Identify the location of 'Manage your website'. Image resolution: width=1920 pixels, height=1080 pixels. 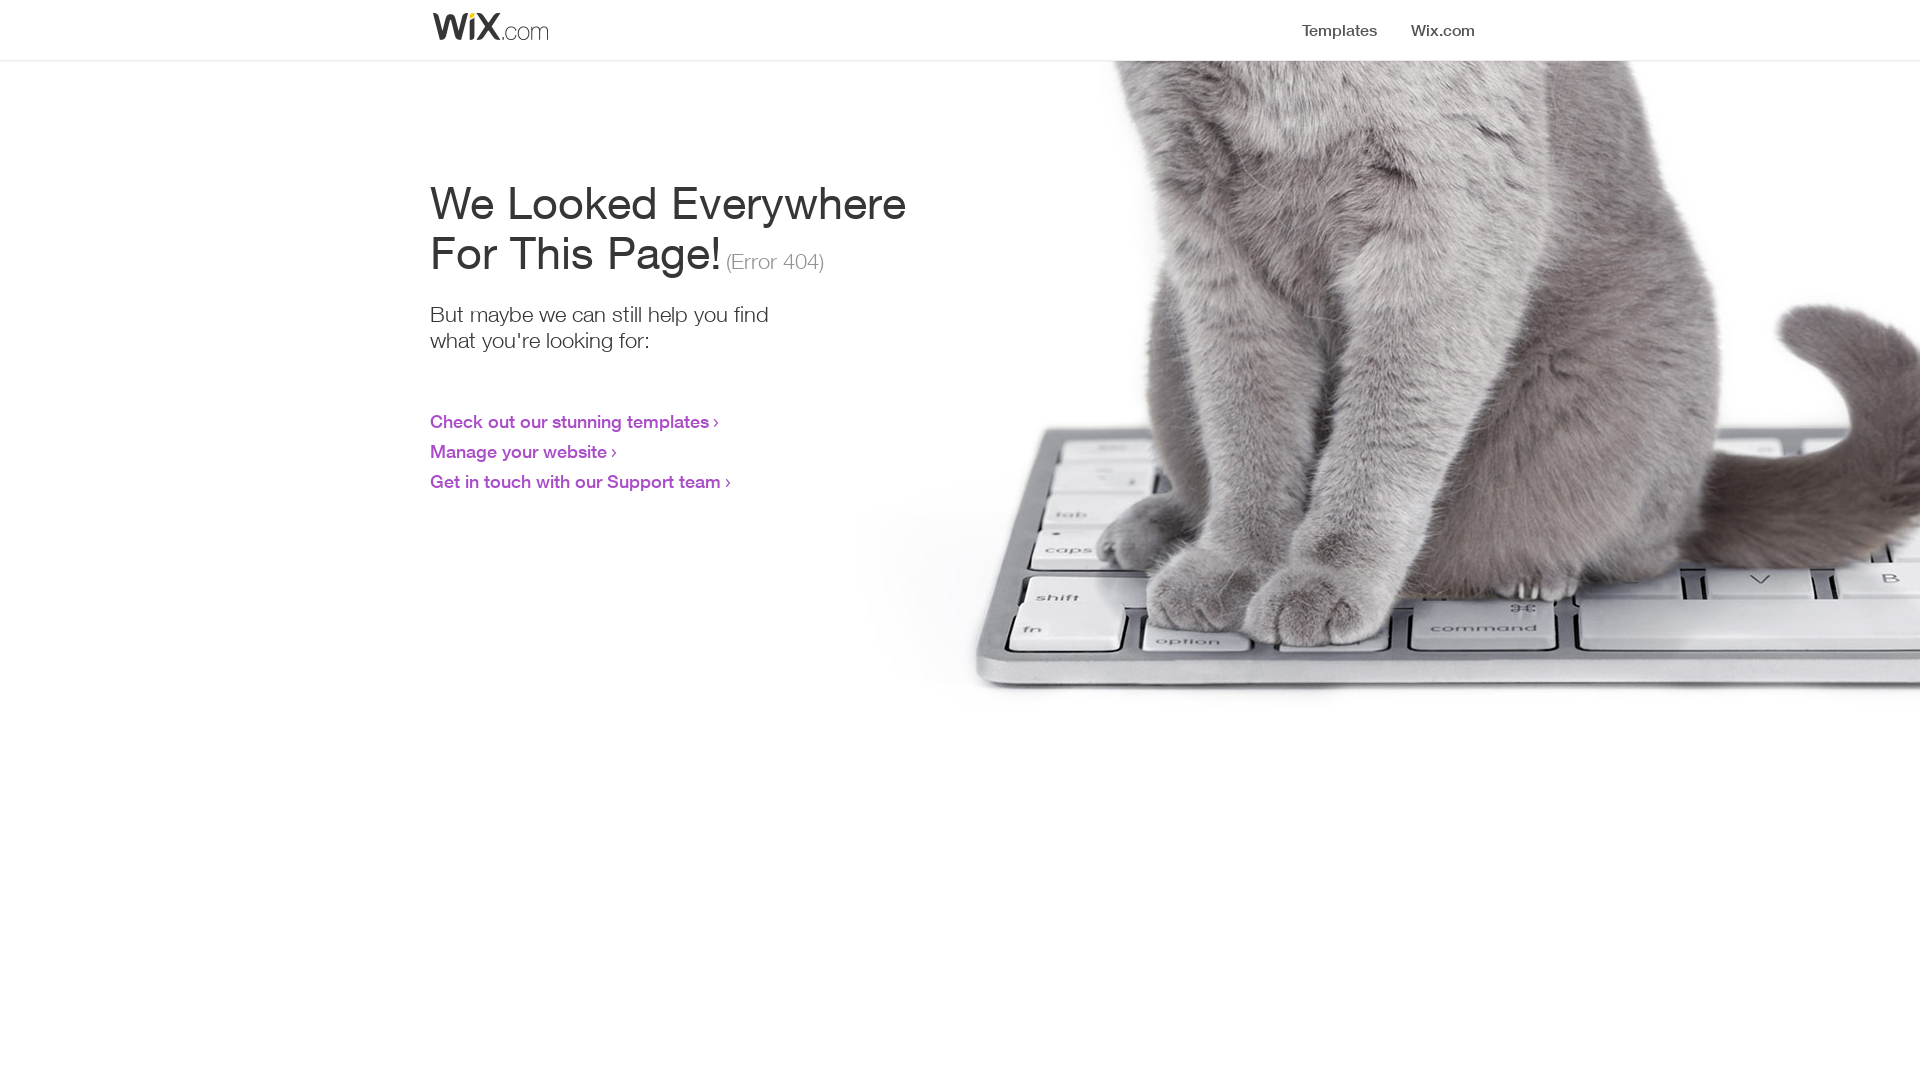
(518, 451).